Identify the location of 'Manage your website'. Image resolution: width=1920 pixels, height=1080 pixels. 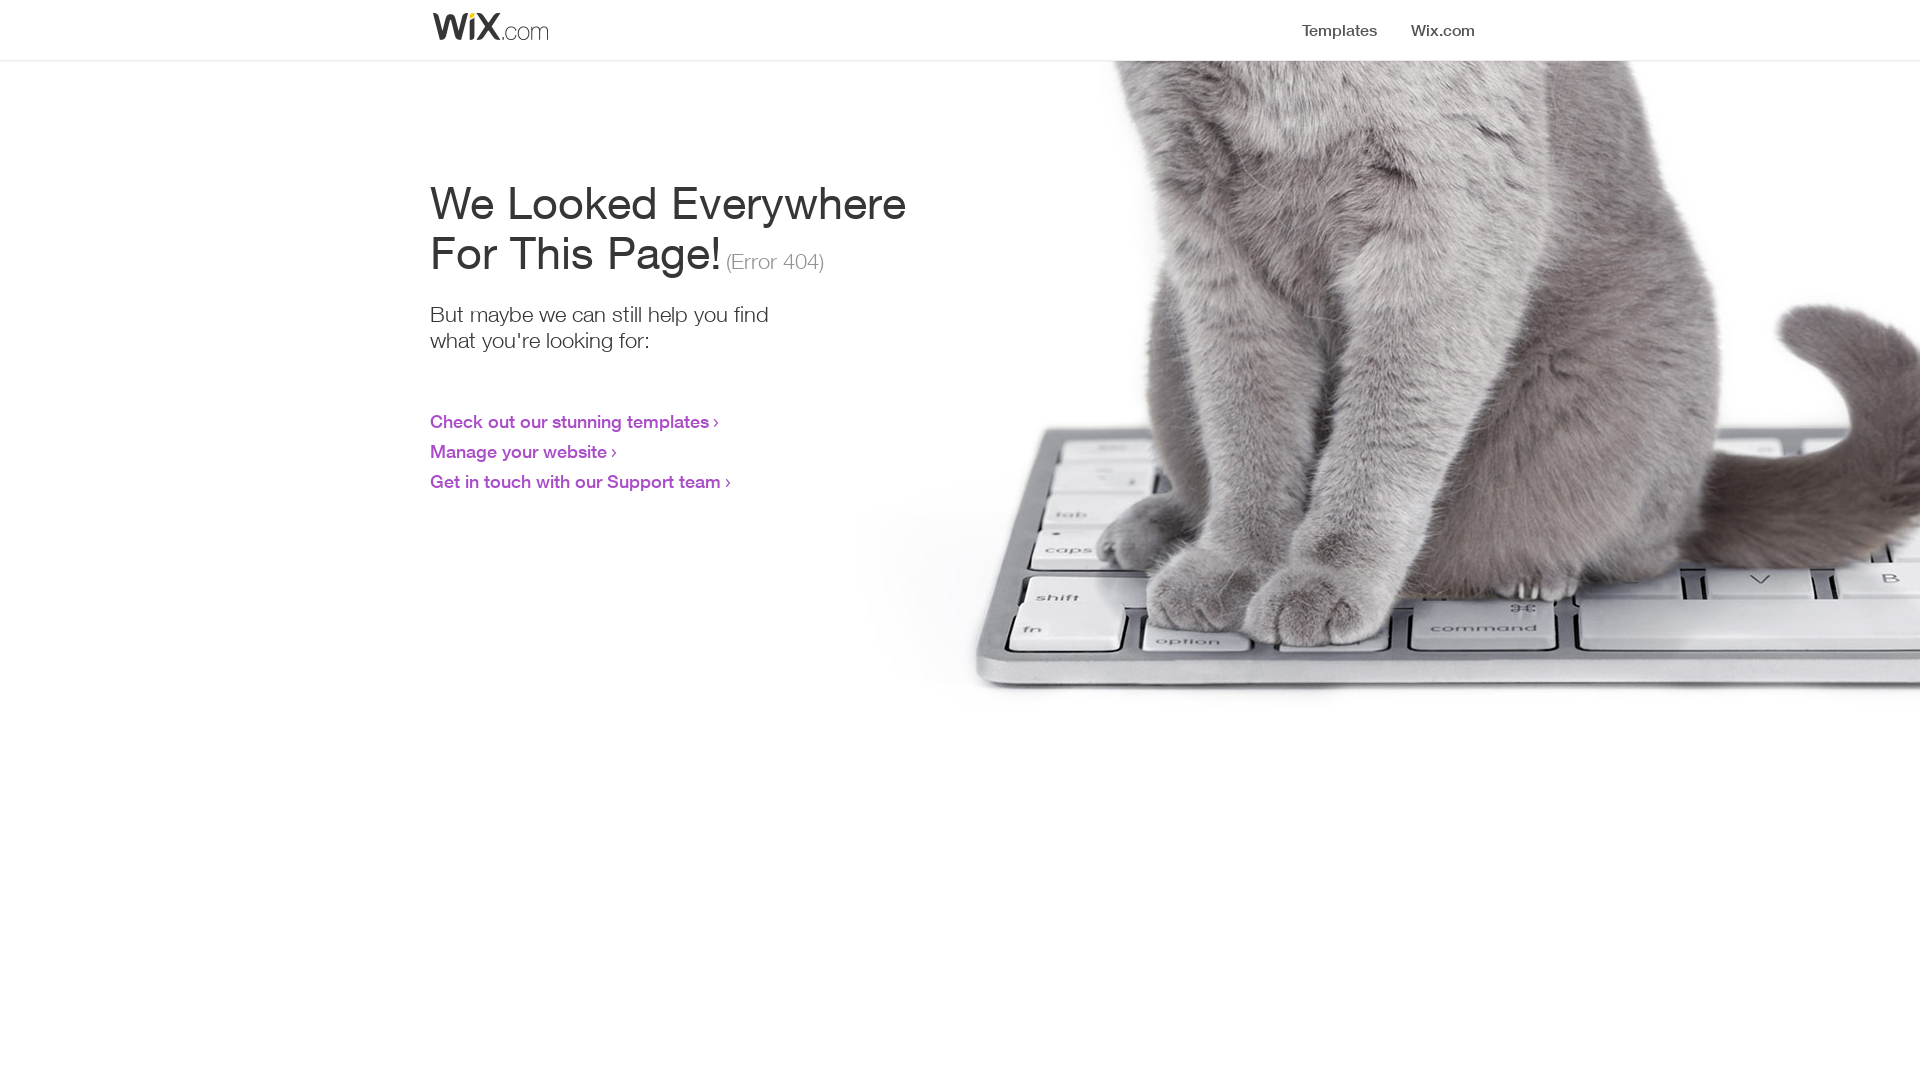
(518, 451).